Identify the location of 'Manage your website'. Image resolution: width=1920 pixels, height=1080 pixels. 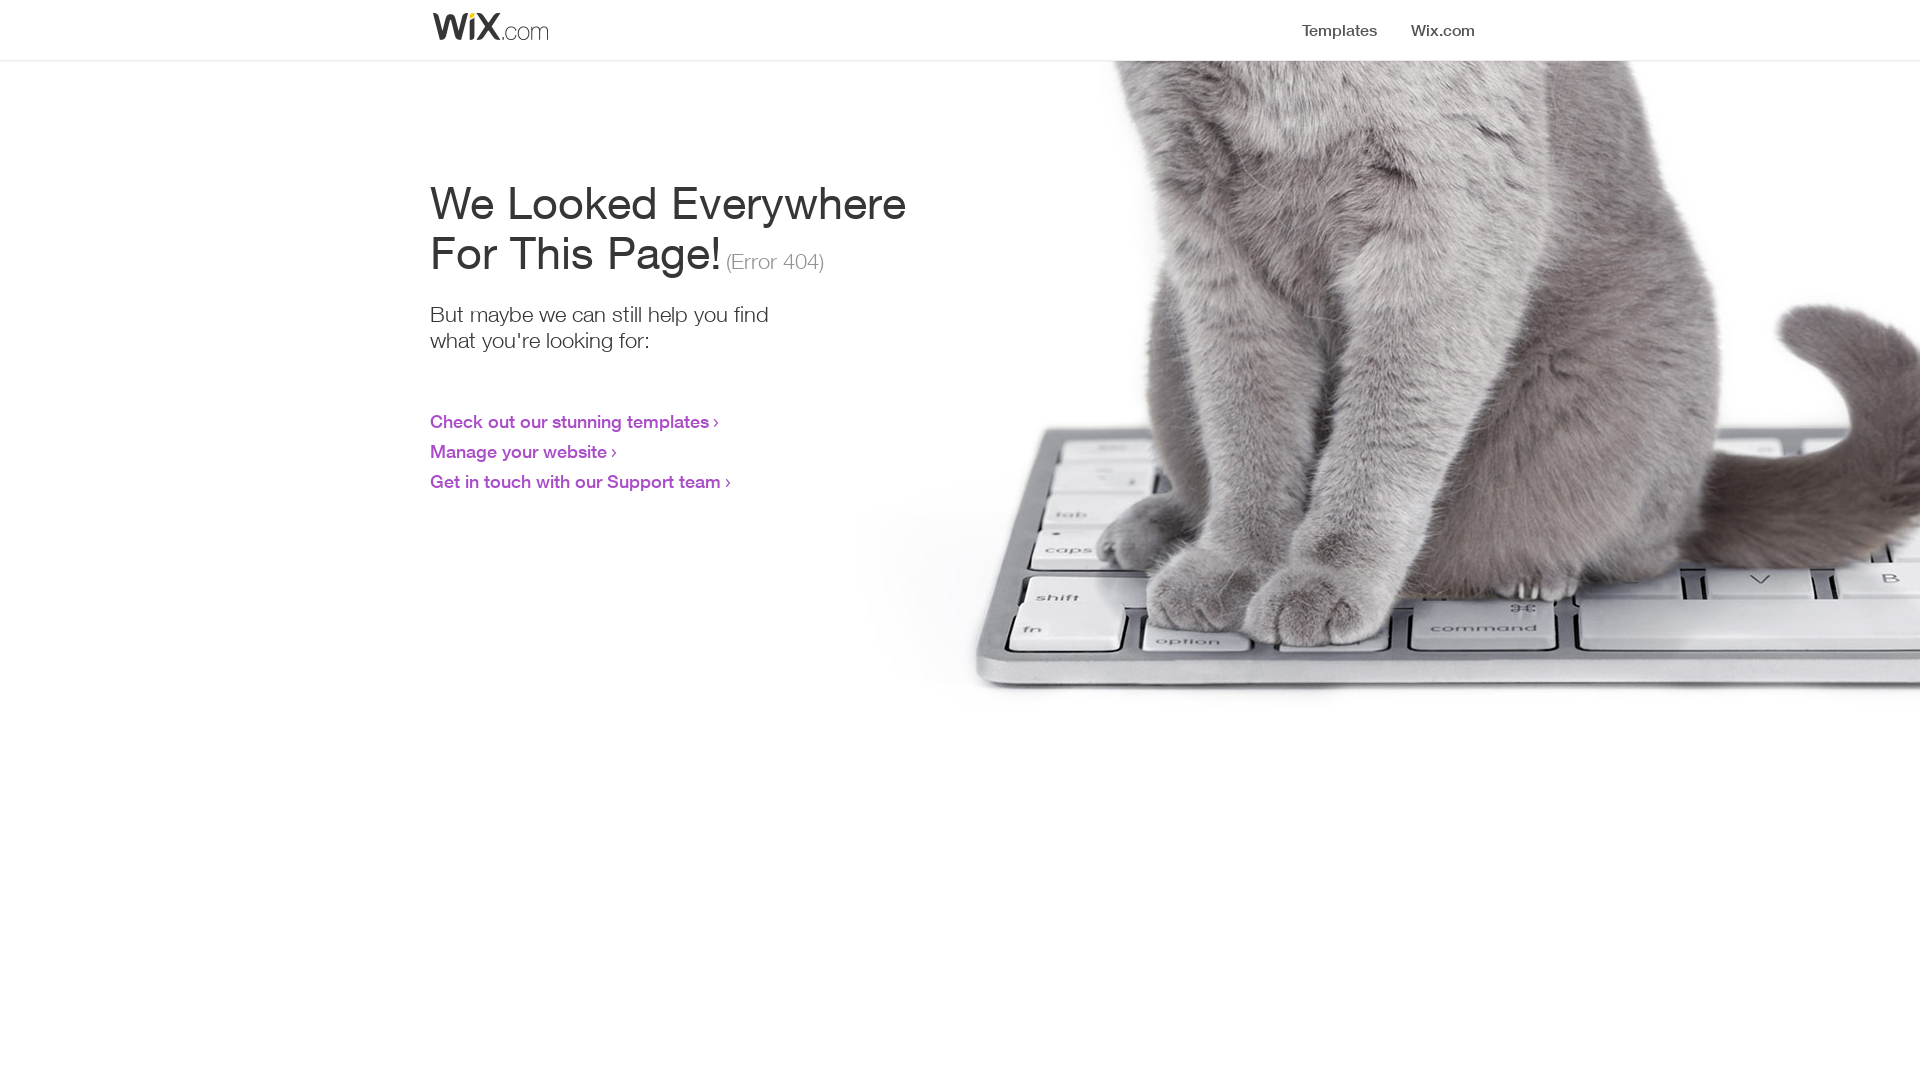
(518, 451).